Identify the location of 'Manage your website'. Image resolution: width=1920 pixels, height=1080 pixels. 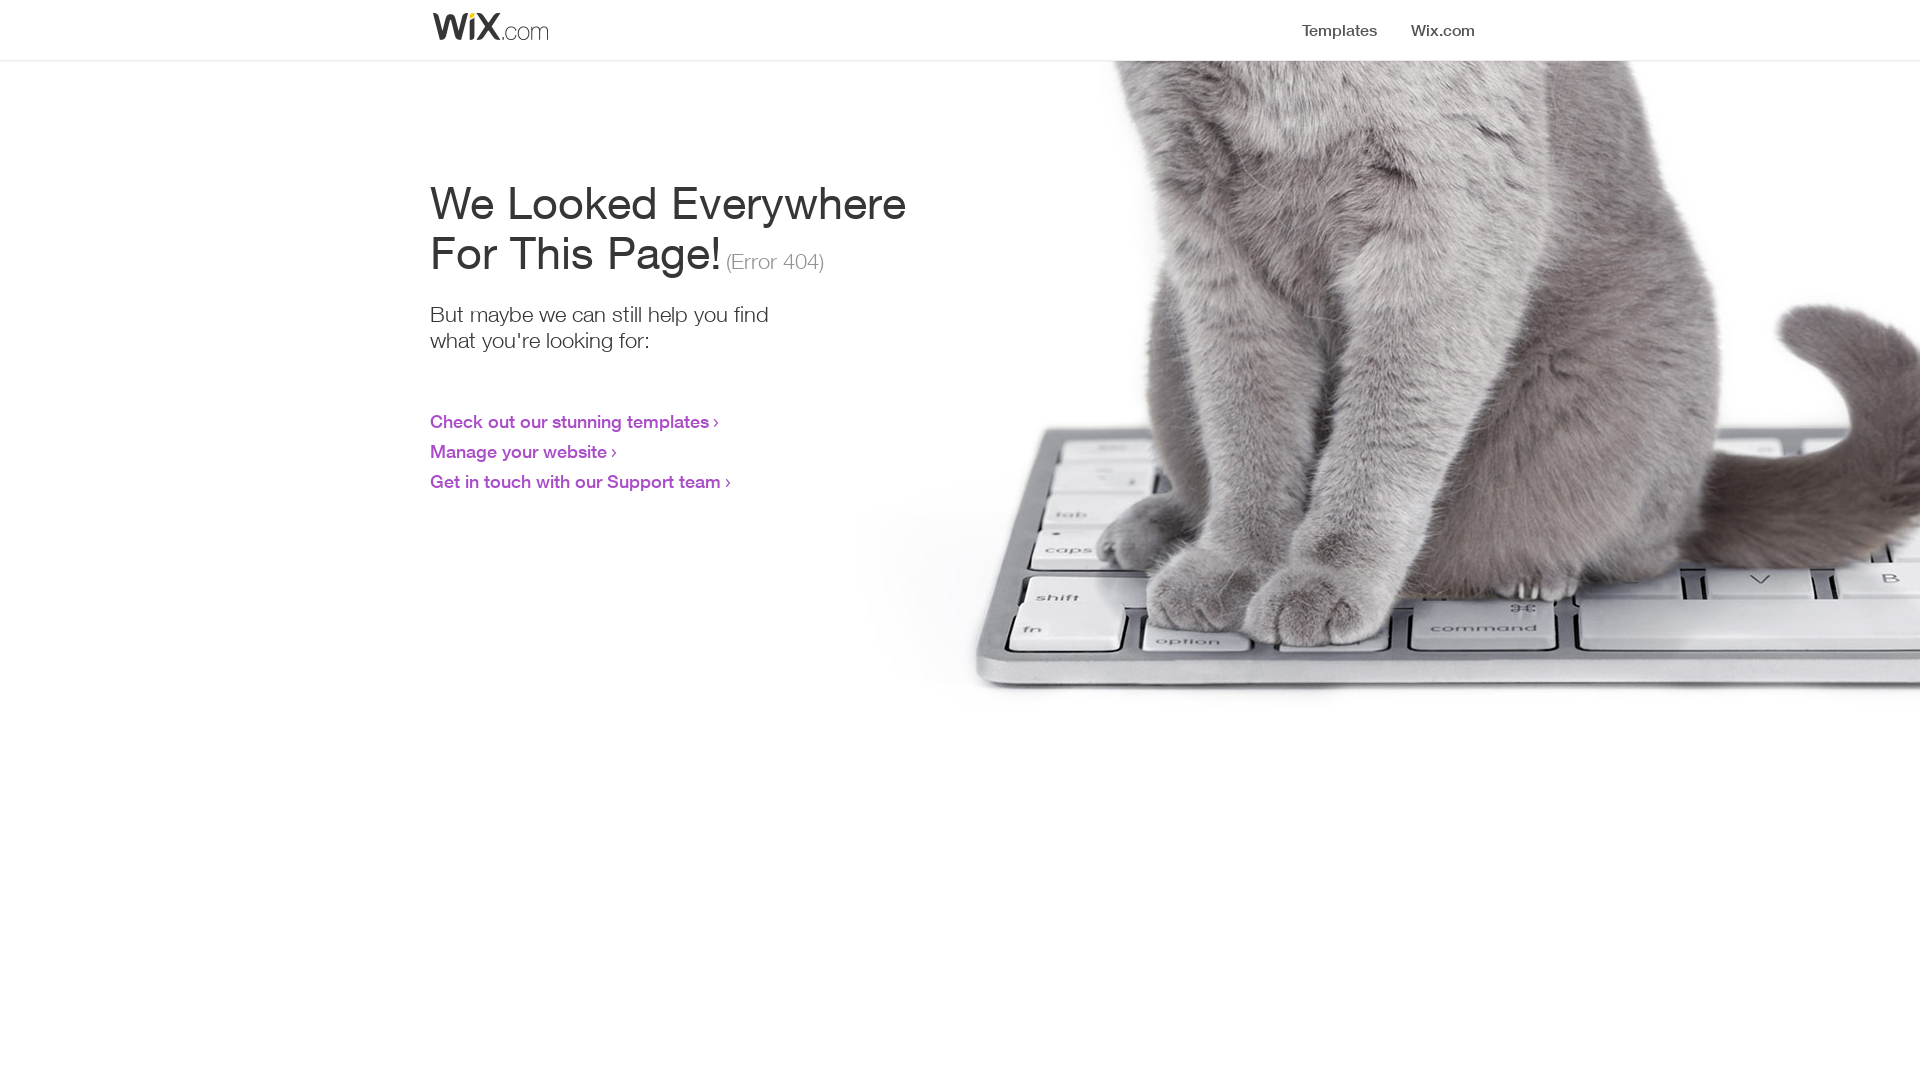
(518, 451).